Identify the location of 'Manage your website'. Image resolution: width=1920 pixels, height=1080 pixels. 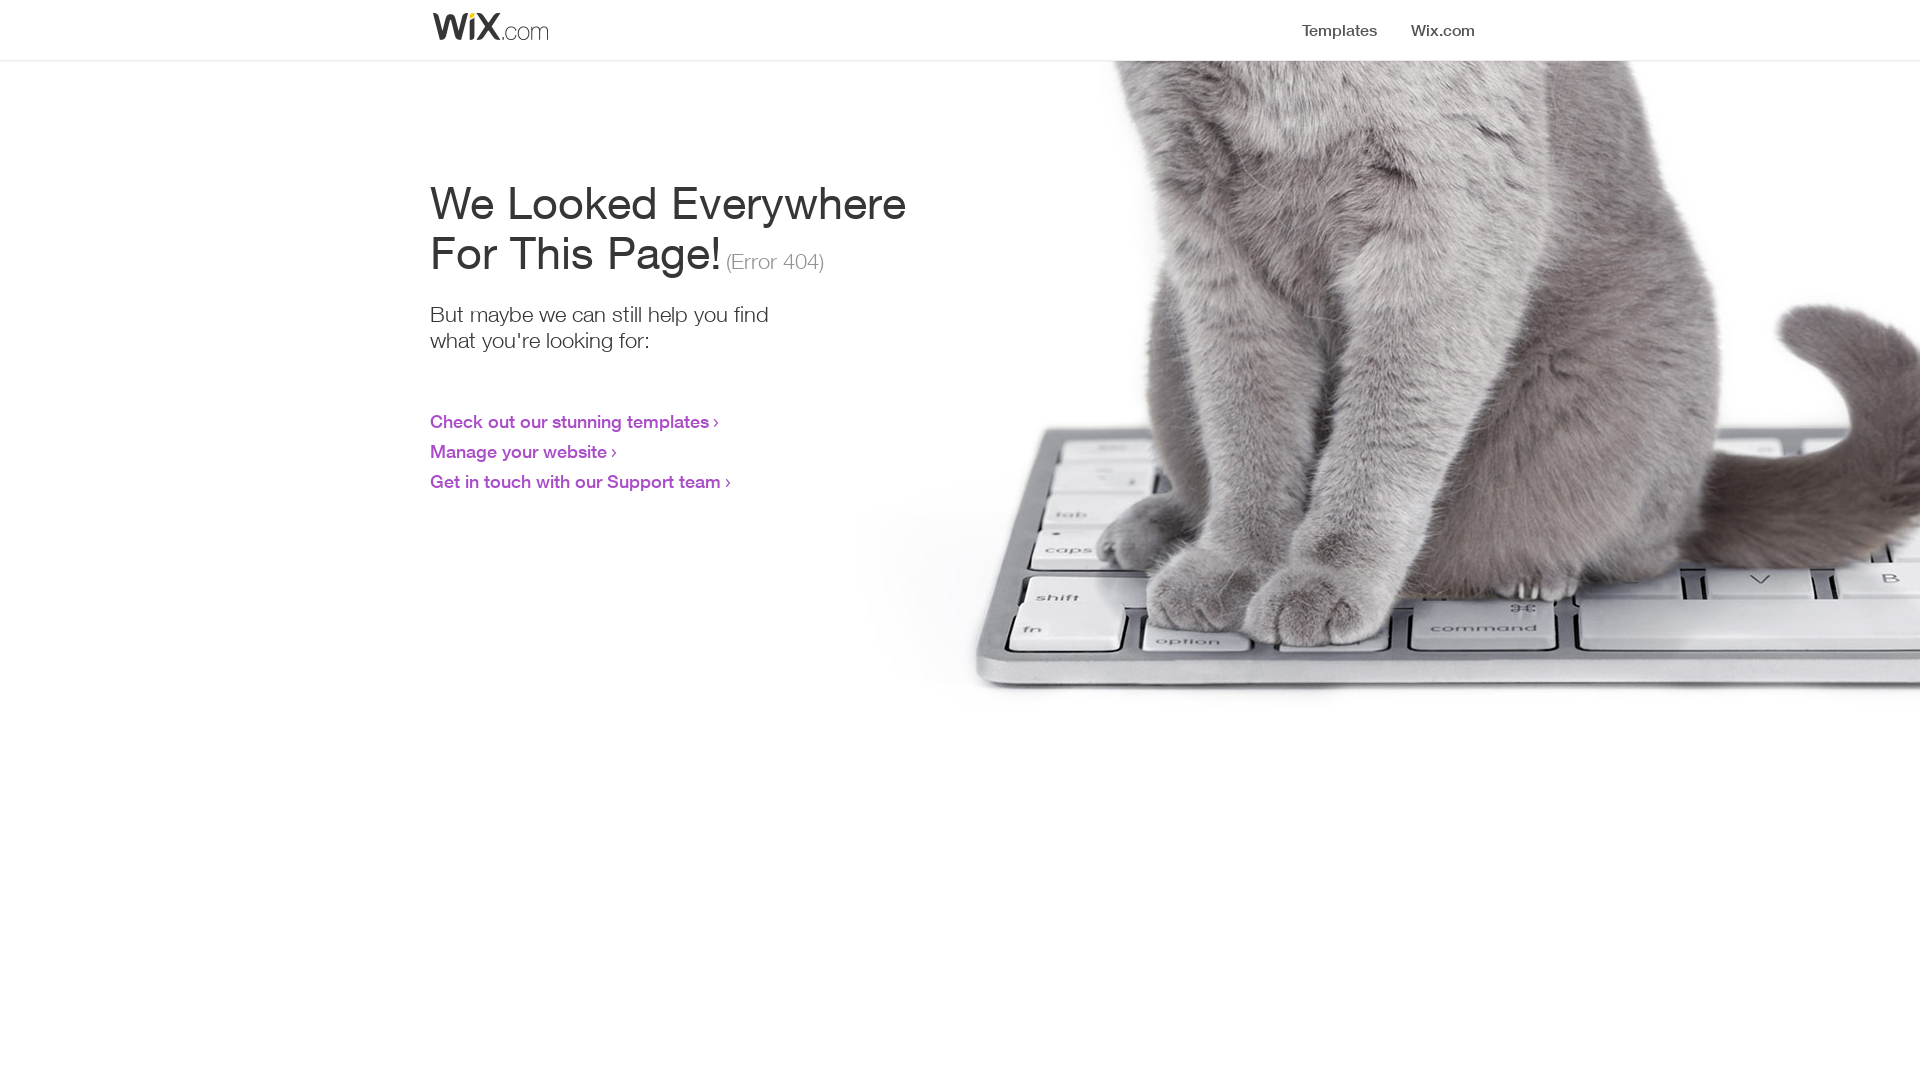
(518, 451).